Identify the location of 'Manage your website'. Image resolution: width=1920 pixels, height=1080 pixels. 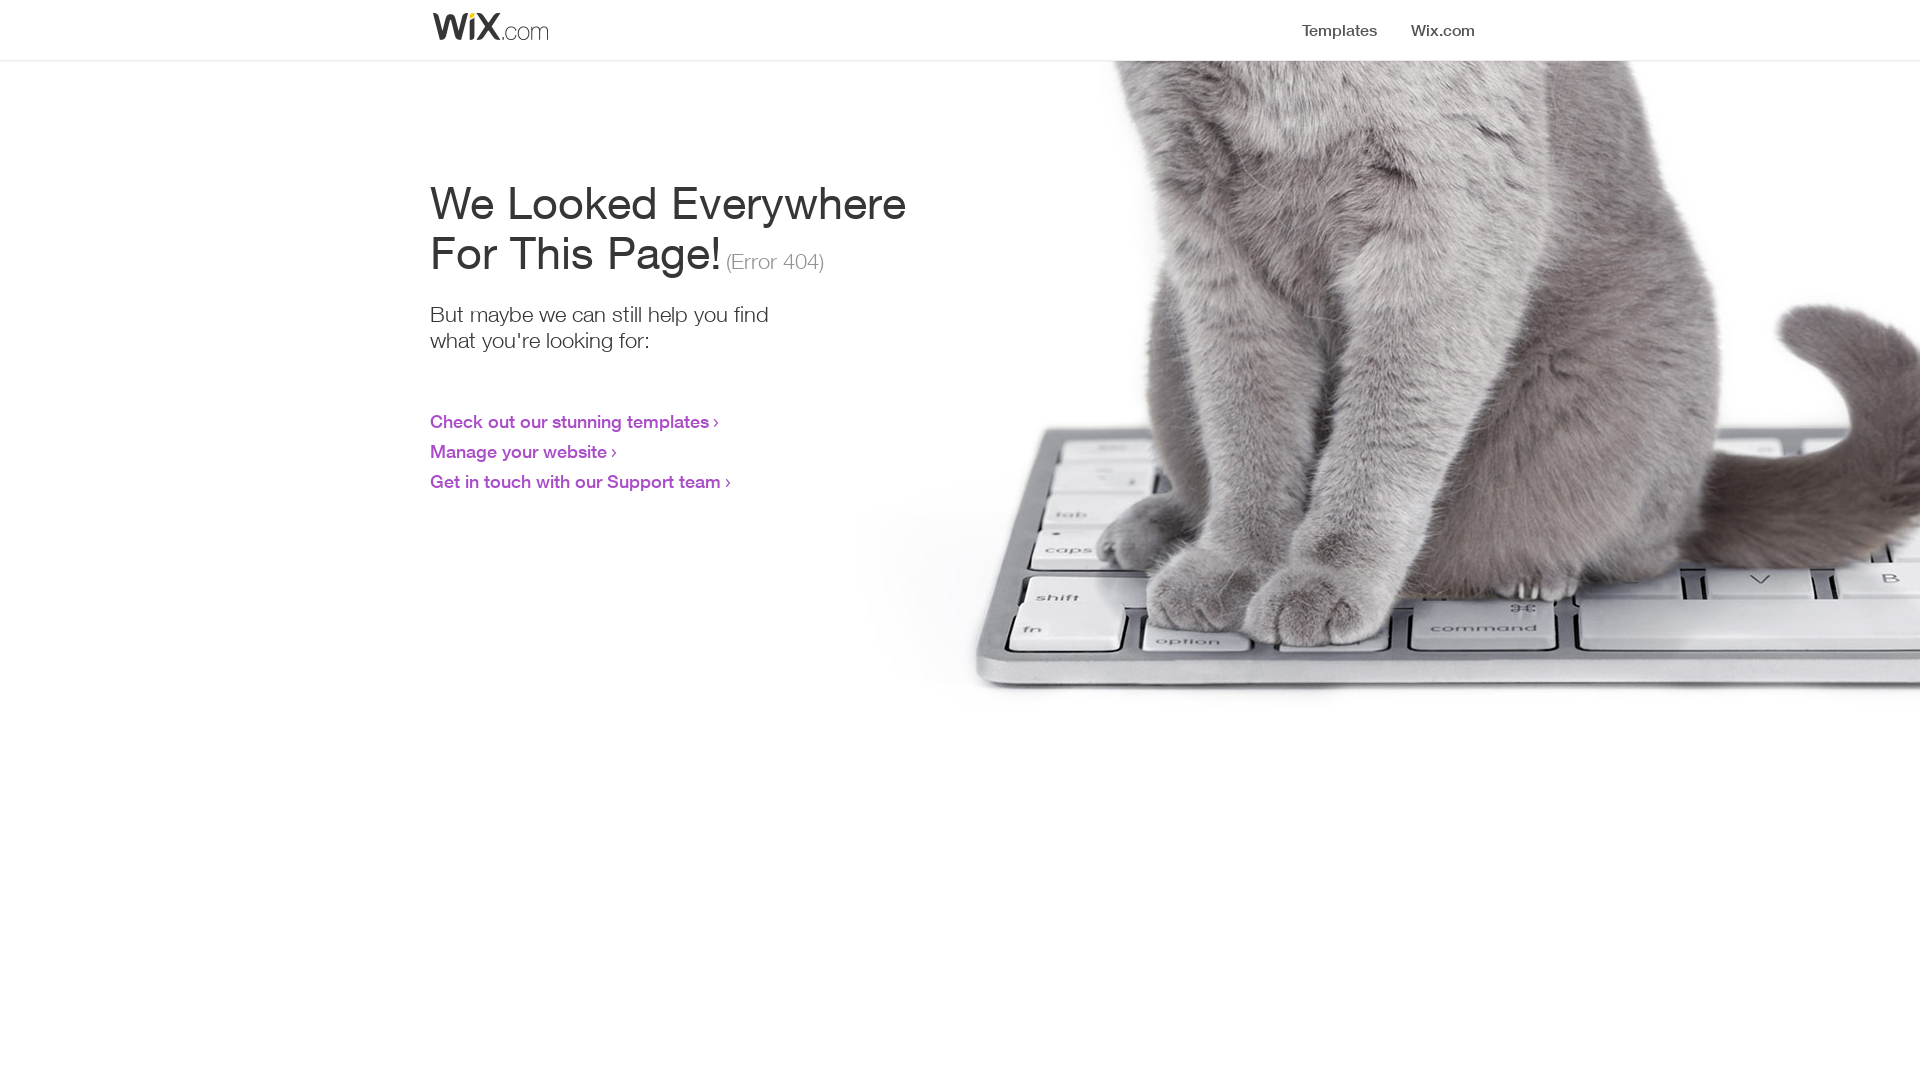
(518, 451).